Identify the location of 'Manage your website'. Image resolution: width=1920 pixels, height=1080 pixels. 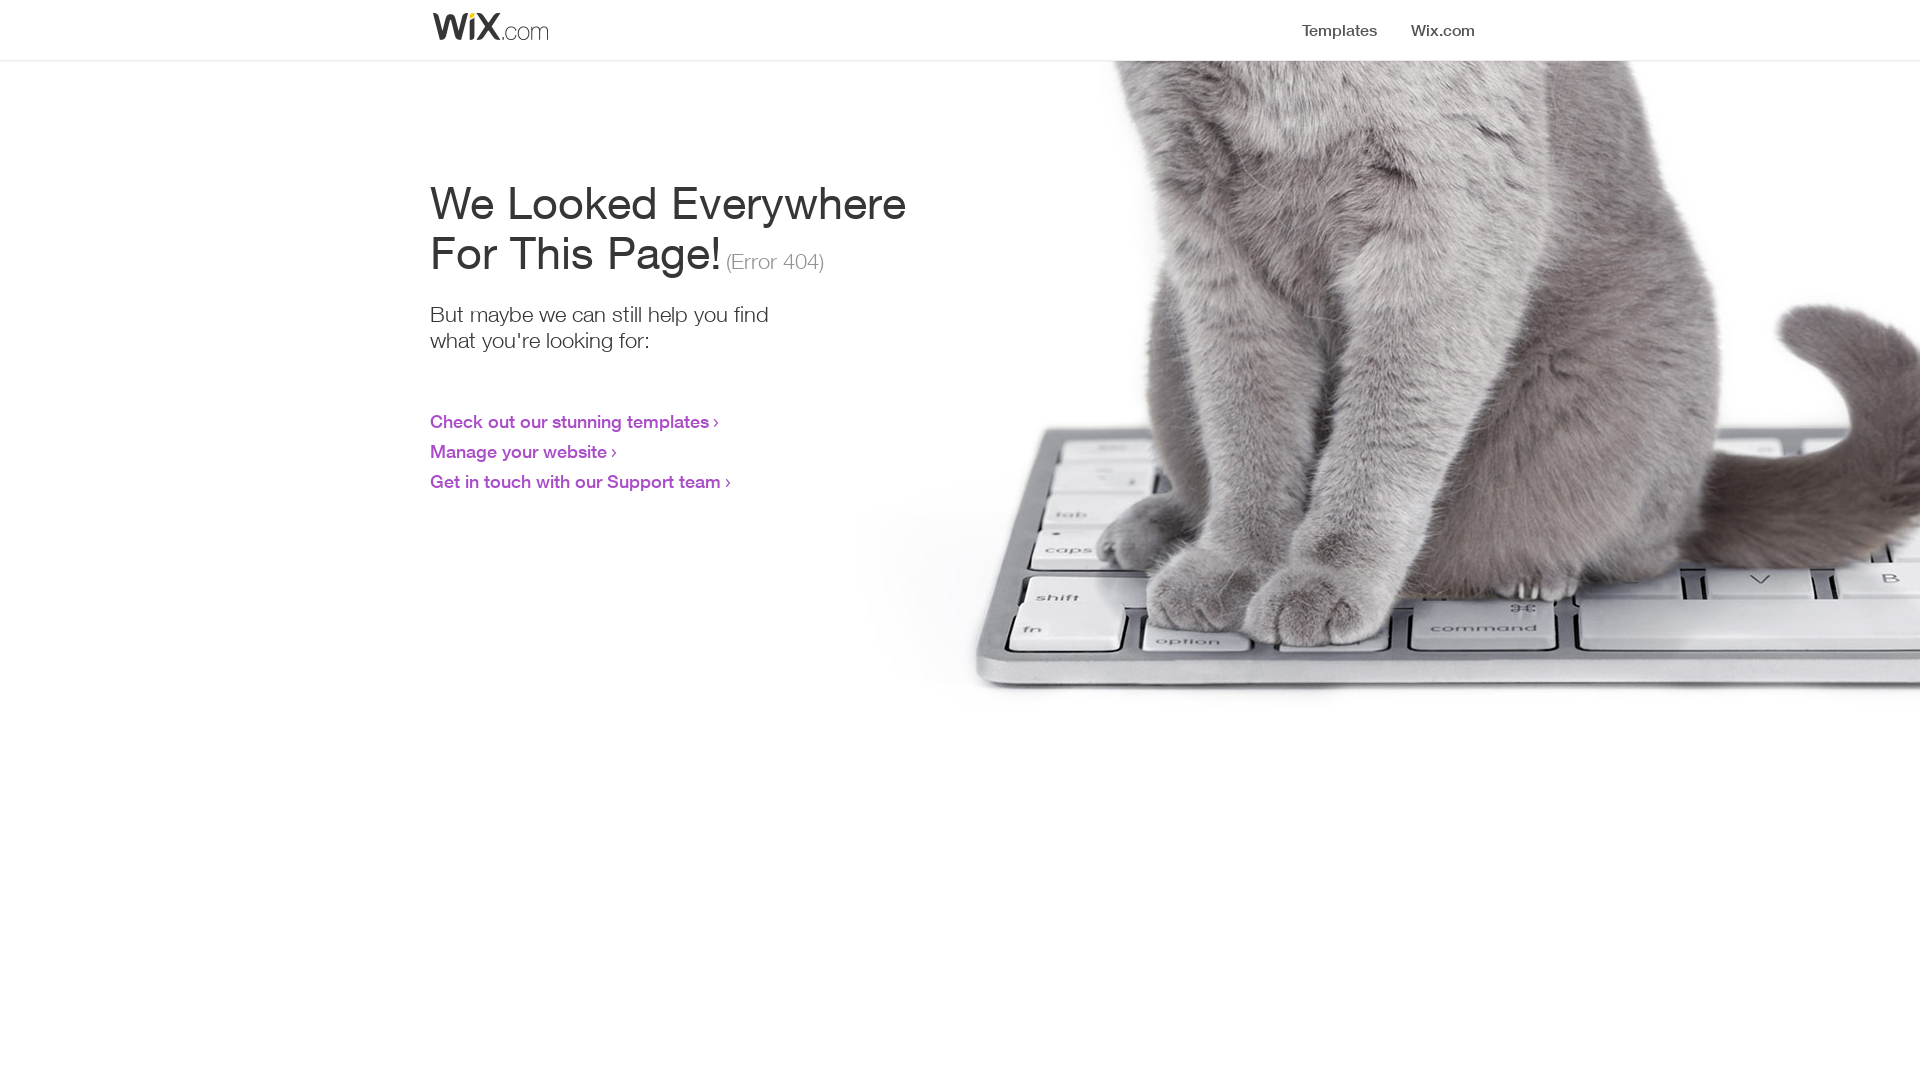
(518, 451).